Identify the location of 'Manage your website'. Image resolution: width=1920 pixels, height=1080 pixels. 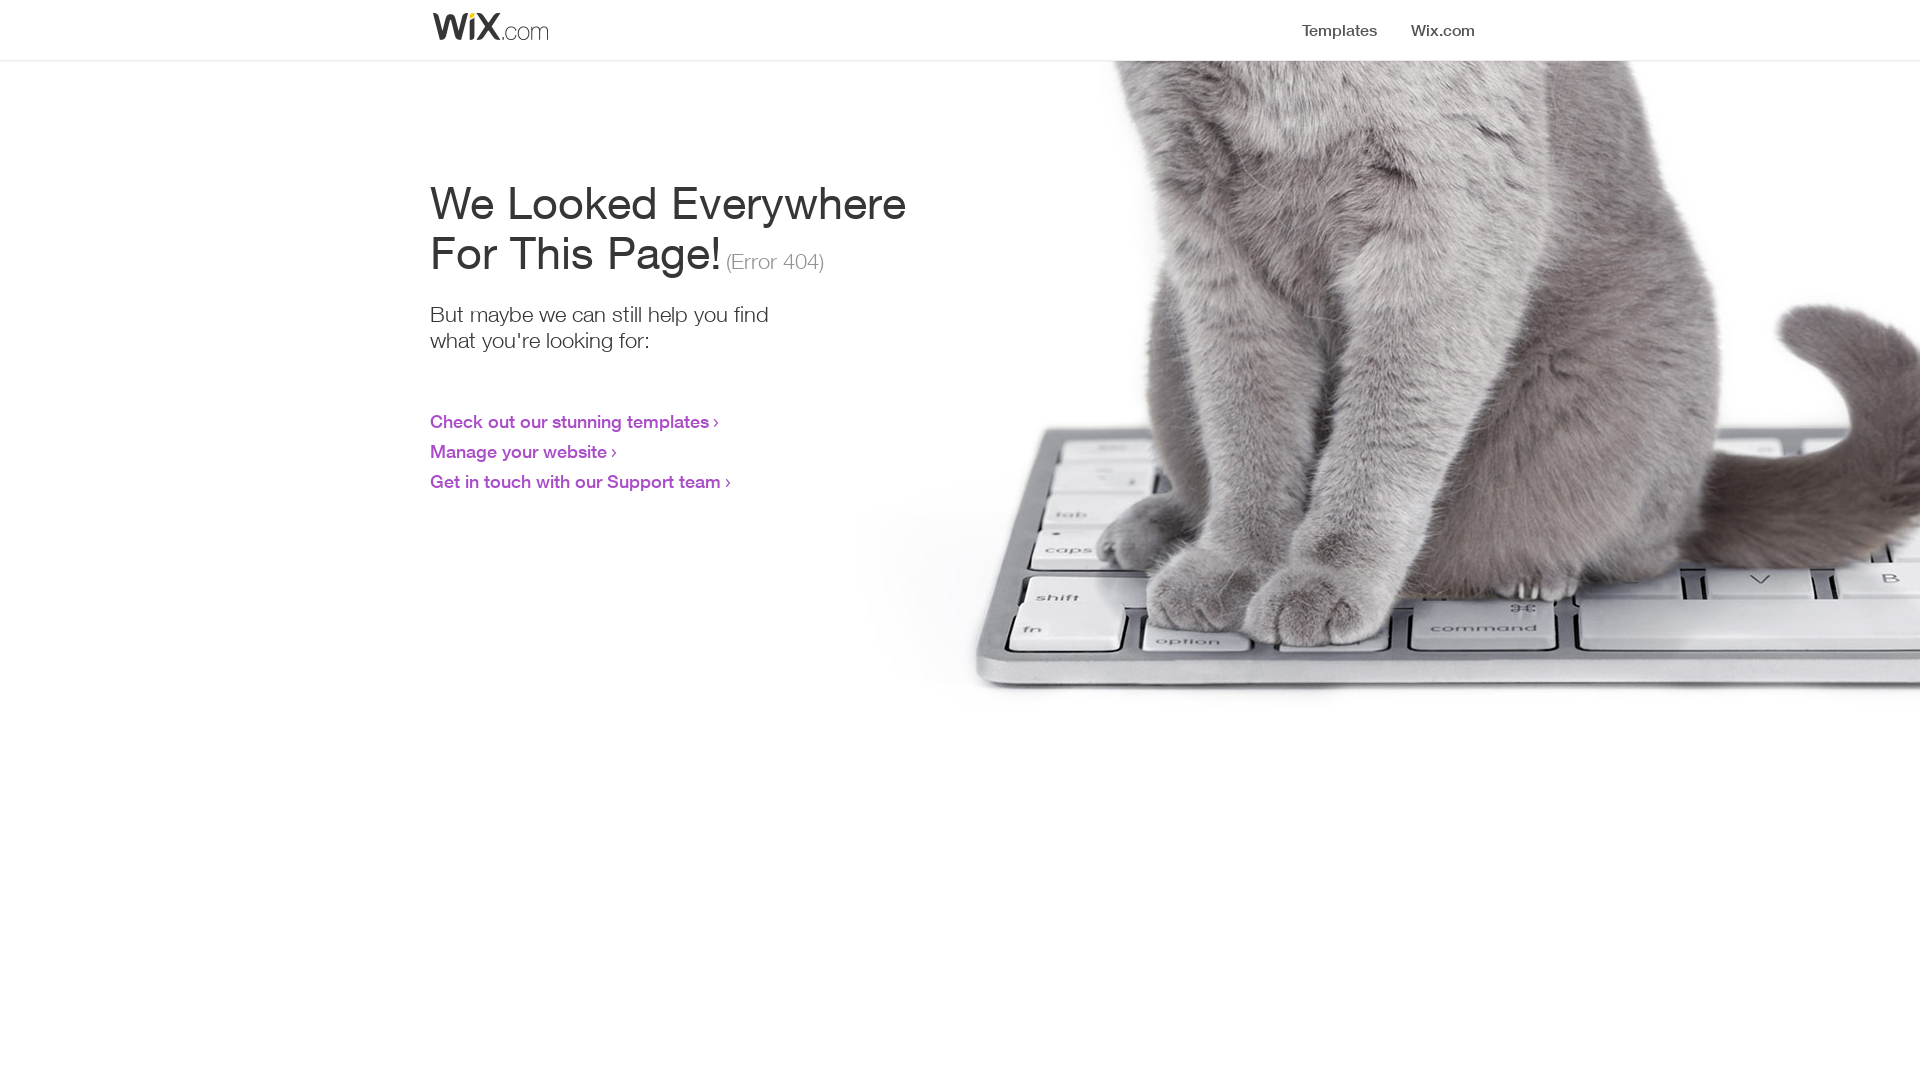
(518, 451).